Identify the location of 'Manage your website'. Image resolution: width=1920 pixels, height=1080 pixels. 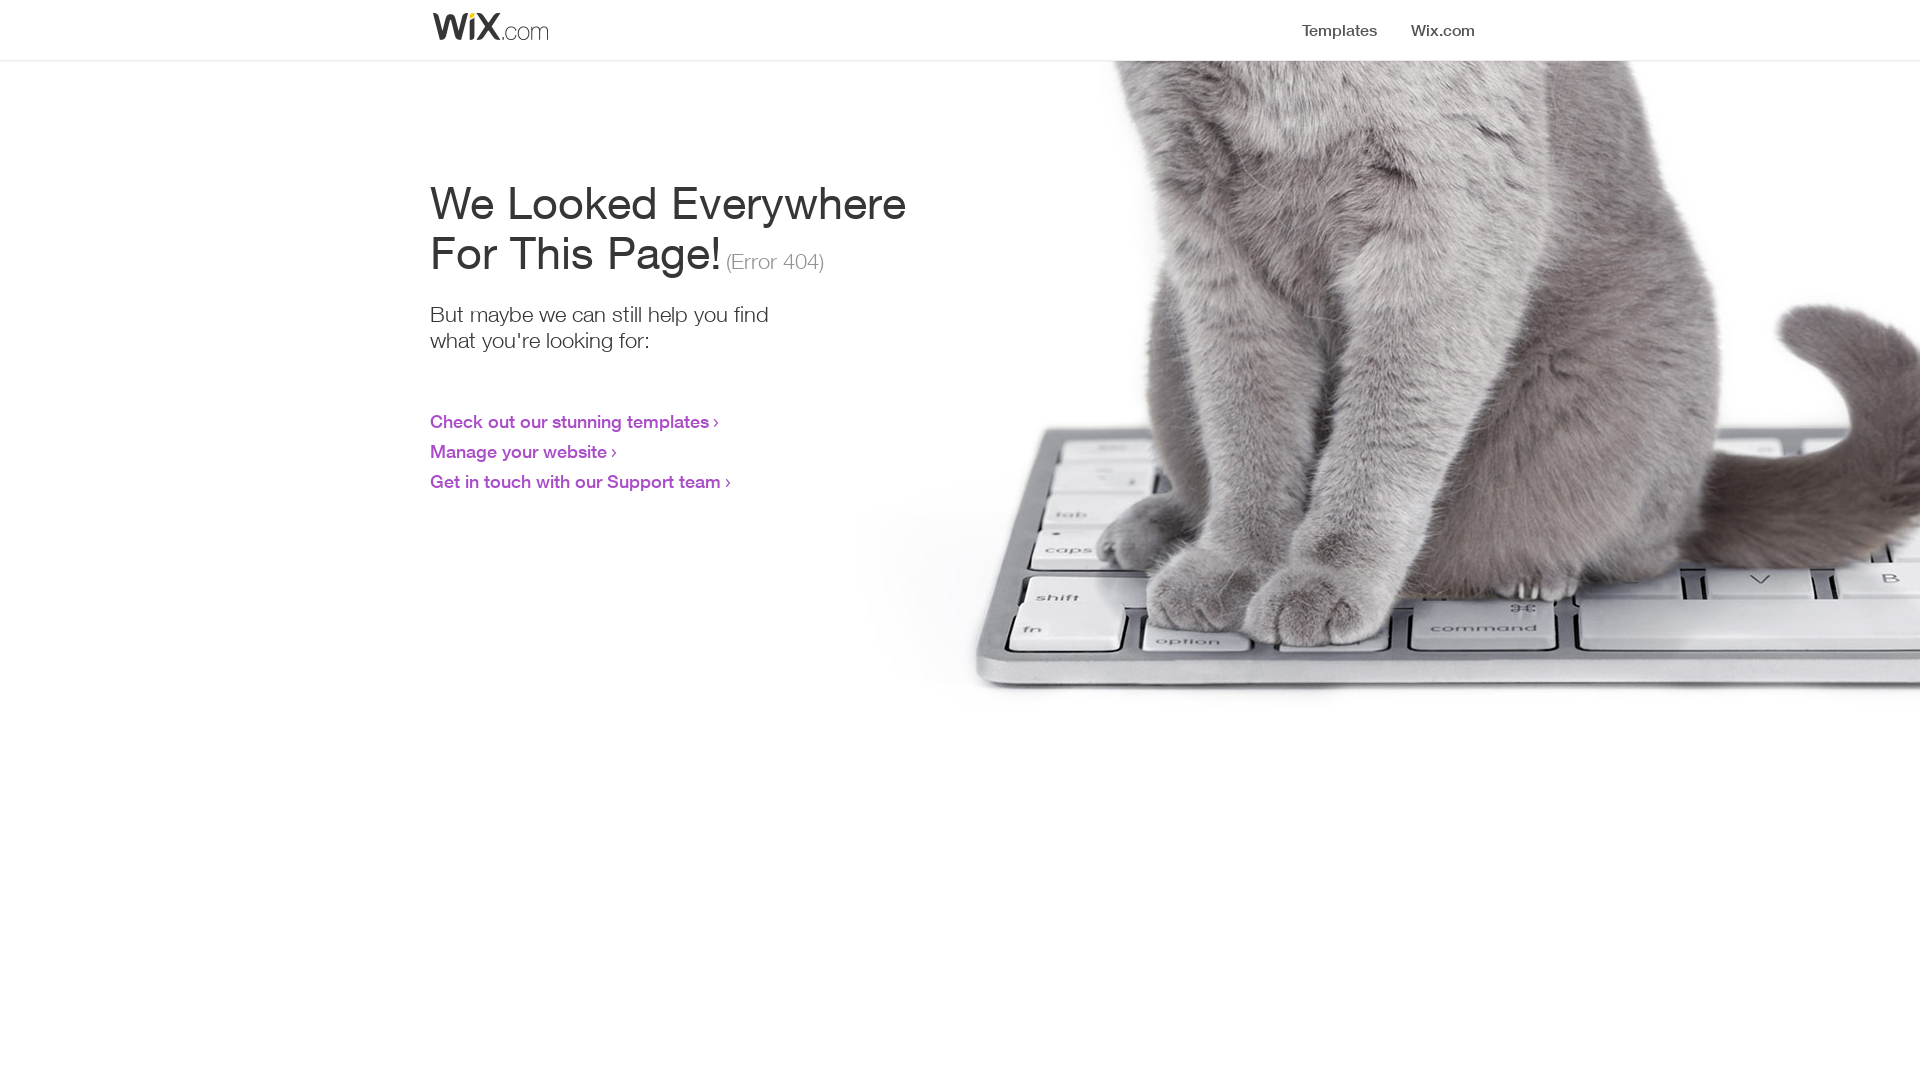
(518, 451).